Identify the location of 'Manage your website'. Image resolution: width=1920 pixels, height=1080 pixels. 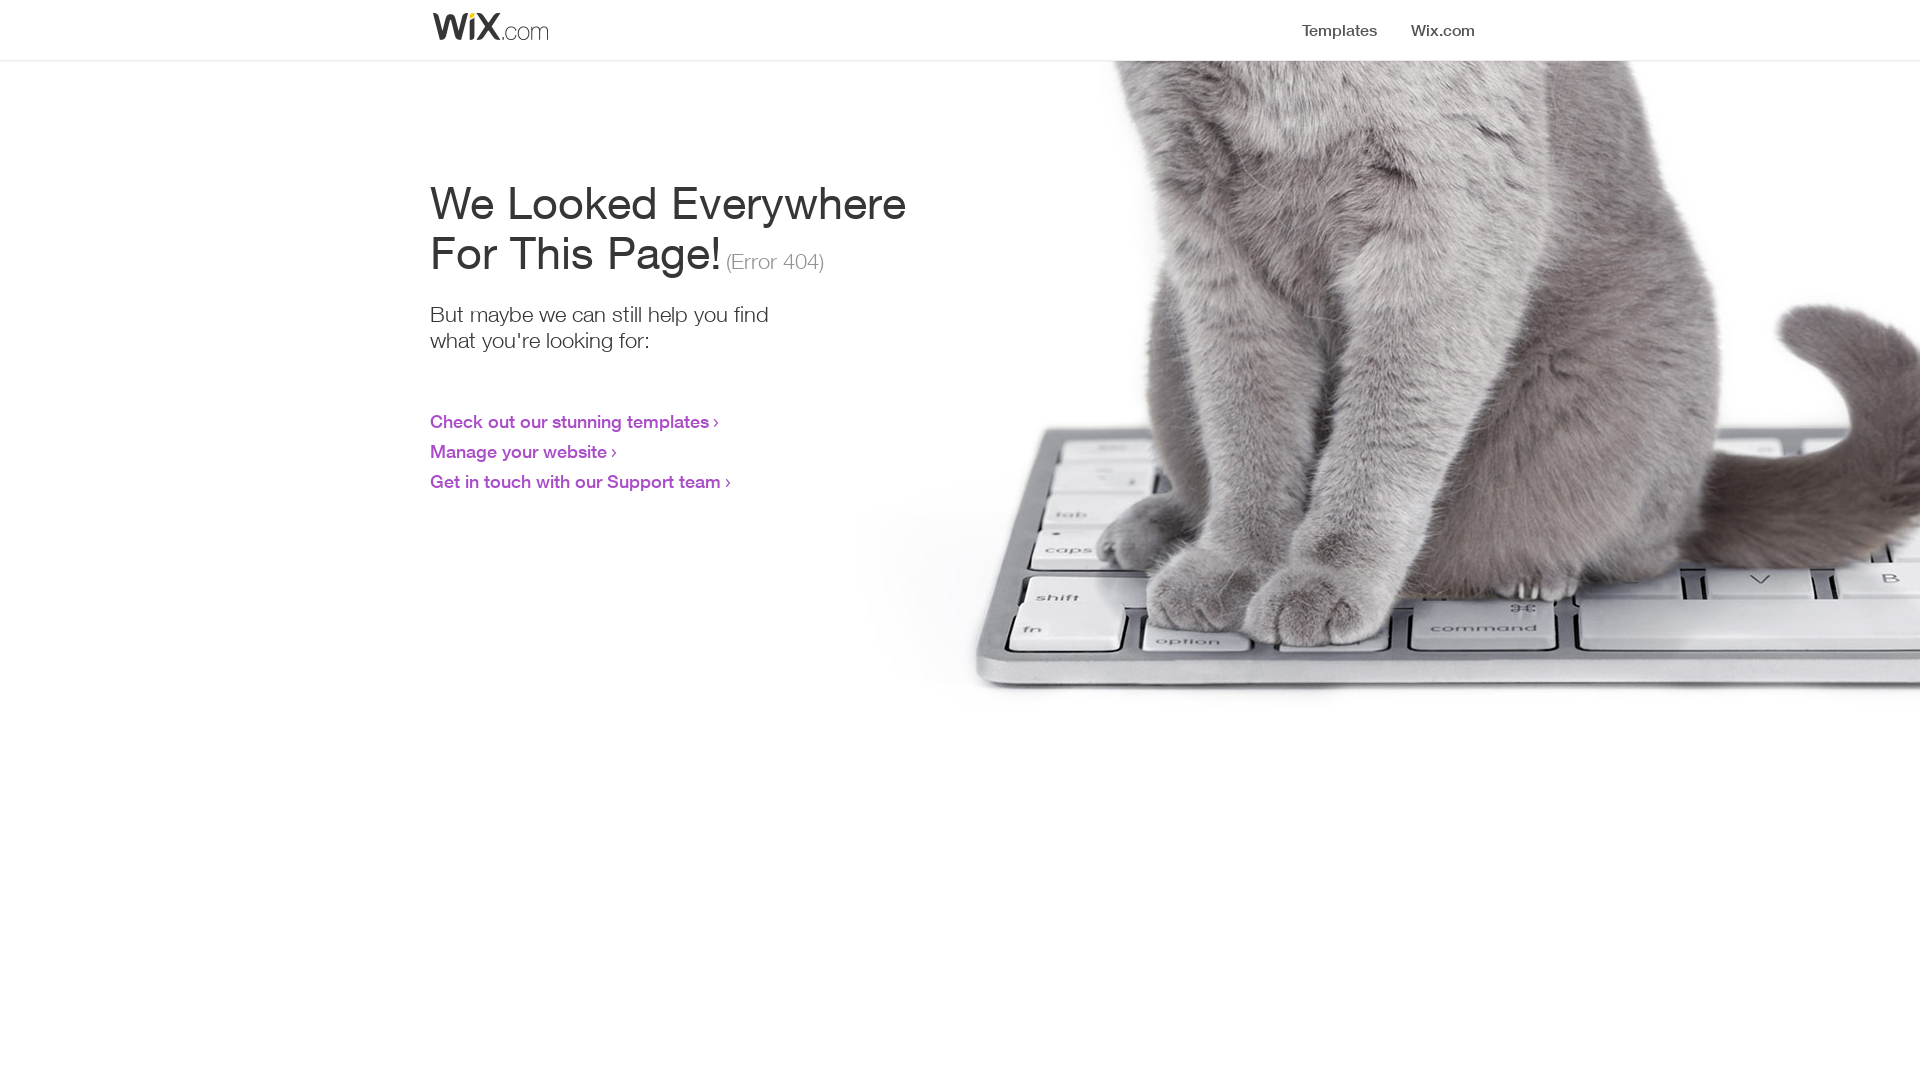
(518, 451).